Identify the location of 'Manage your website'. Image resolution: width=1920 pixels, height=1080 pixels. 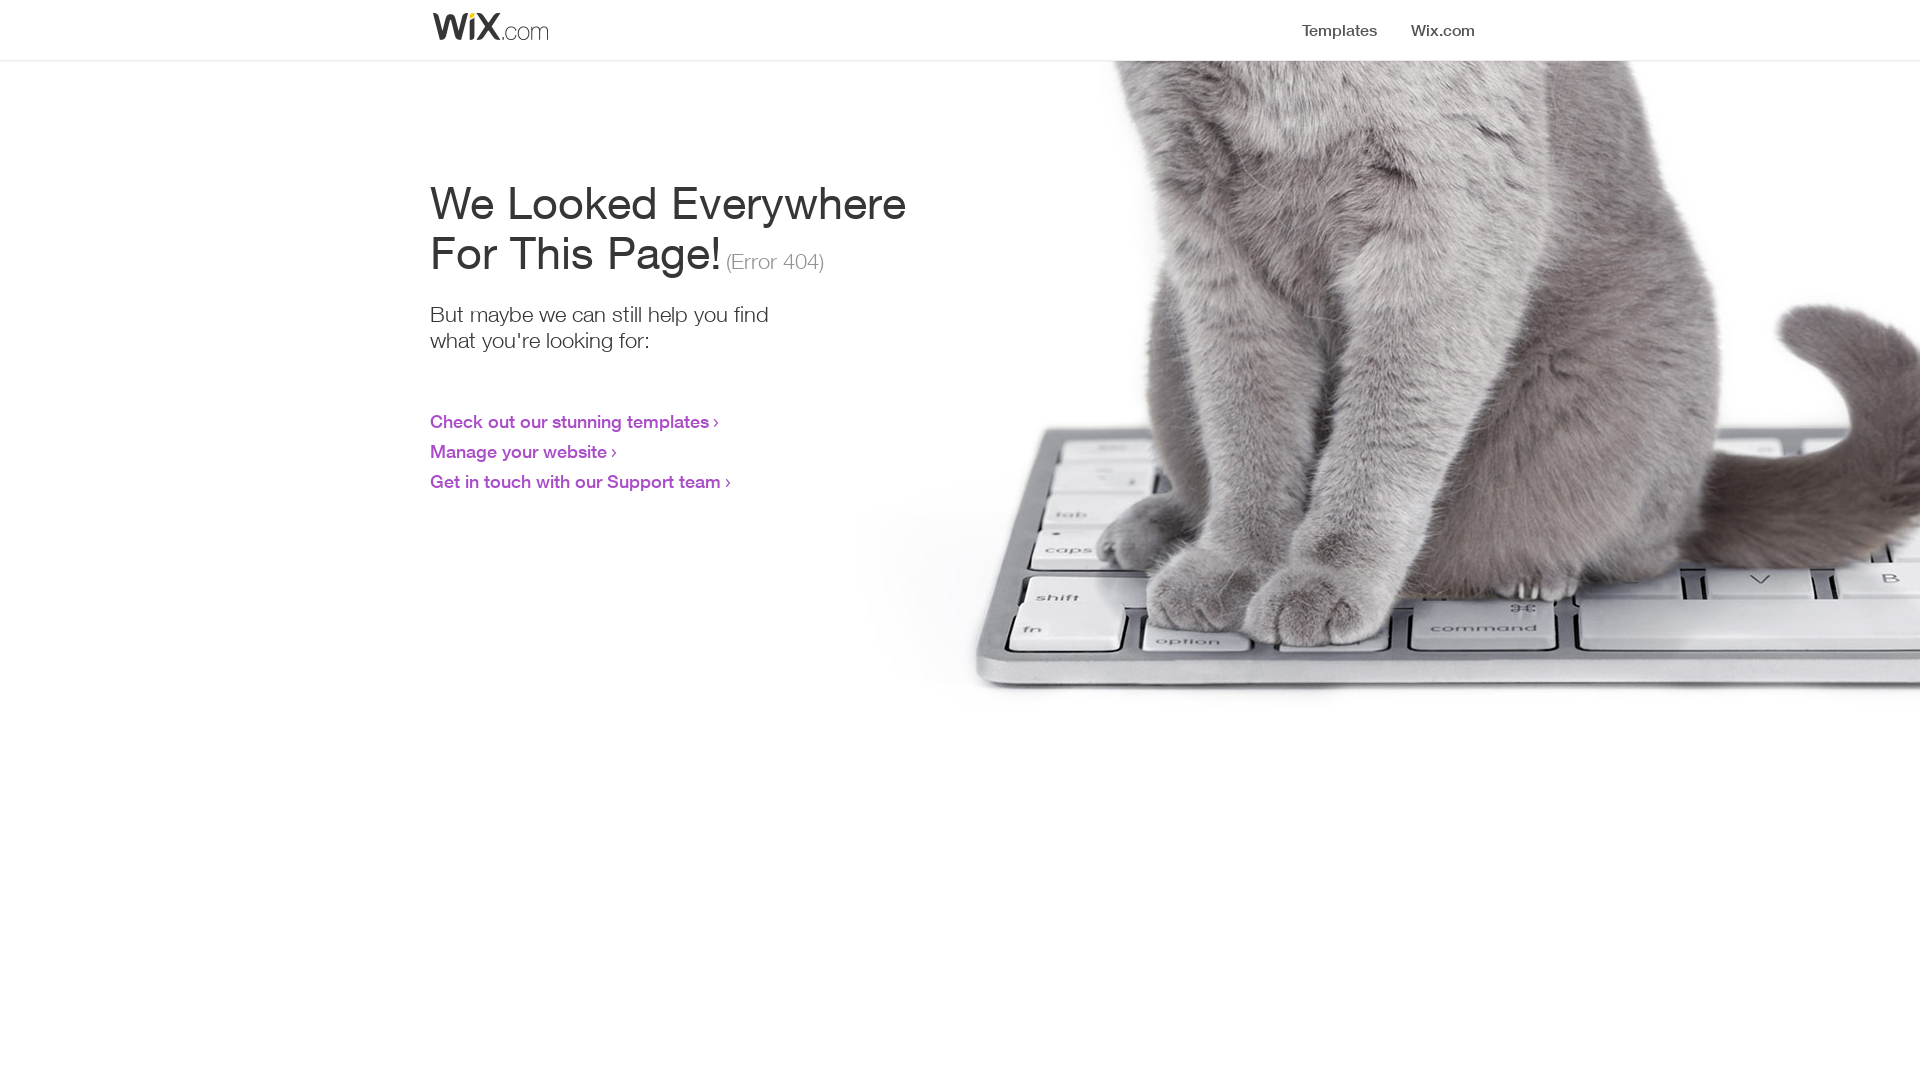
(518, 451).